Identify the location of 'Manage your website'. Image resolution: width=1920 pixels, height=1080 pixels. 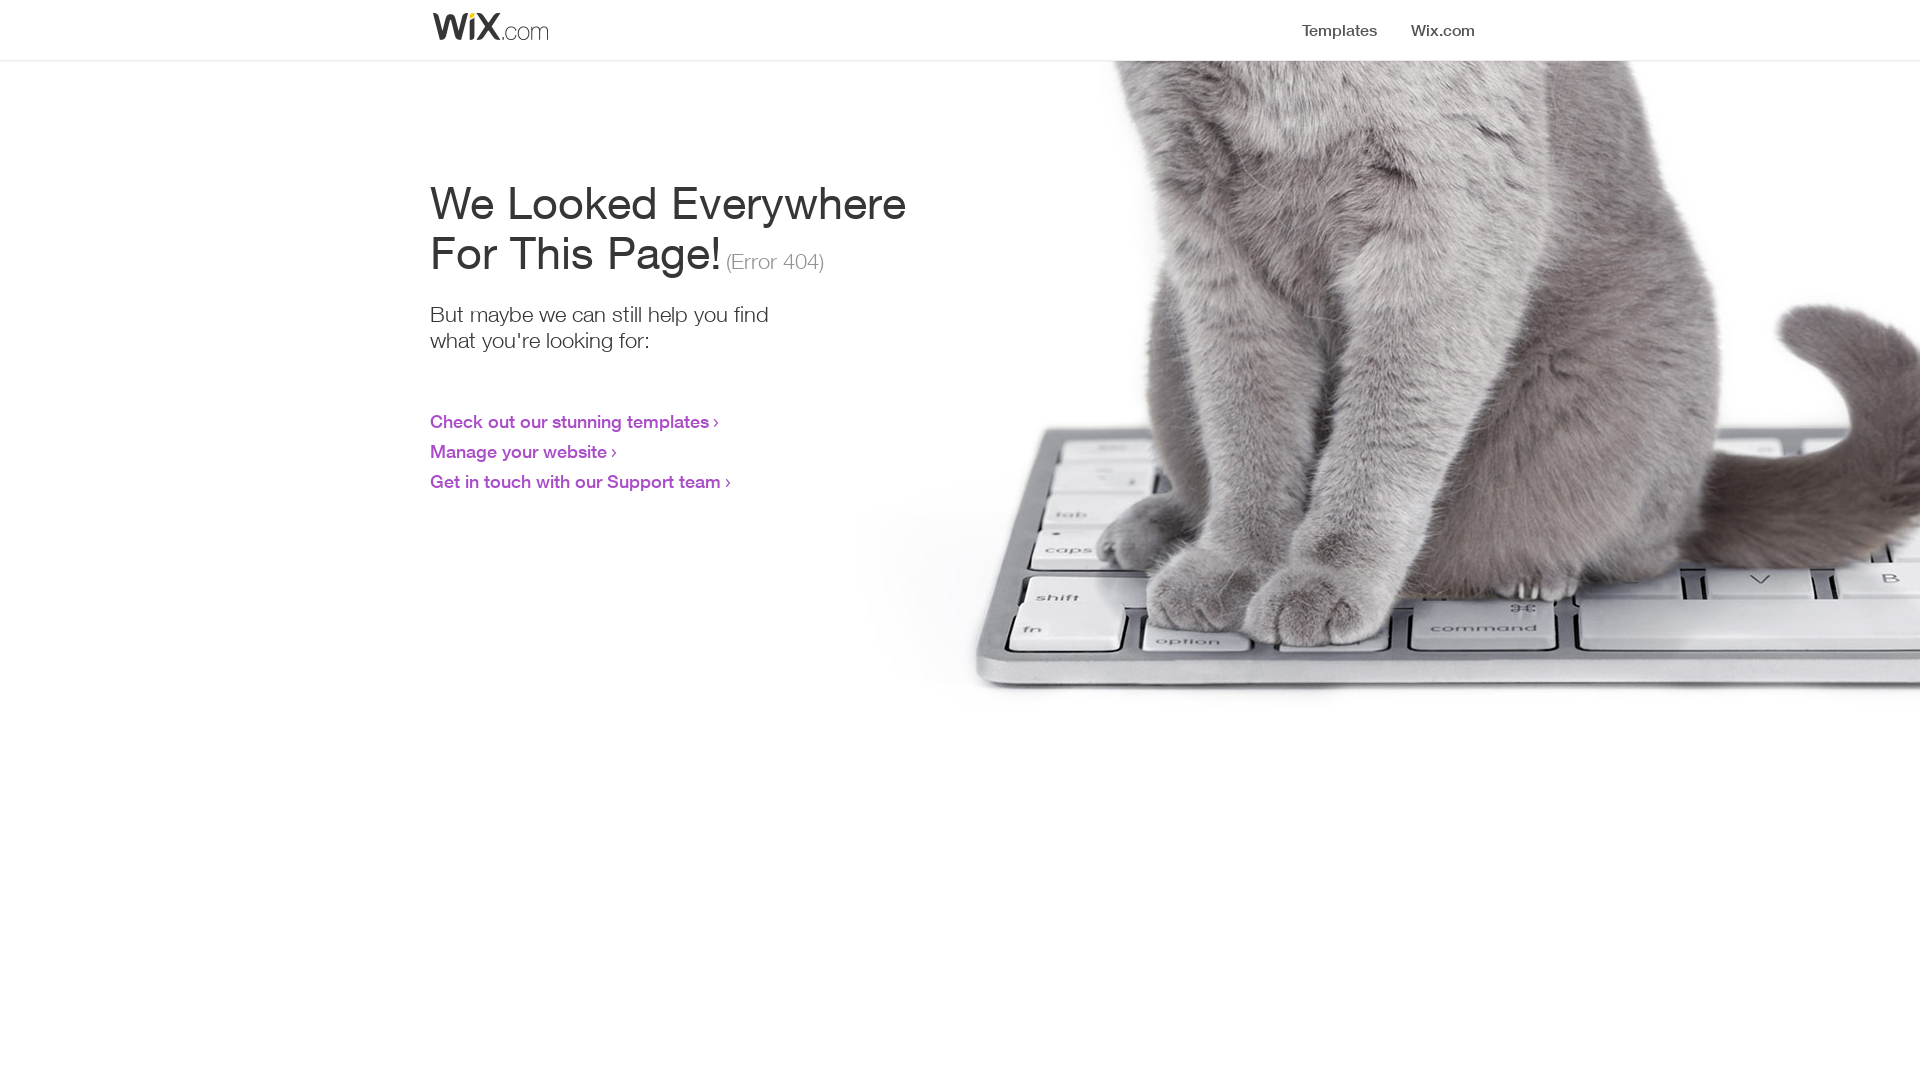
(518, 451).